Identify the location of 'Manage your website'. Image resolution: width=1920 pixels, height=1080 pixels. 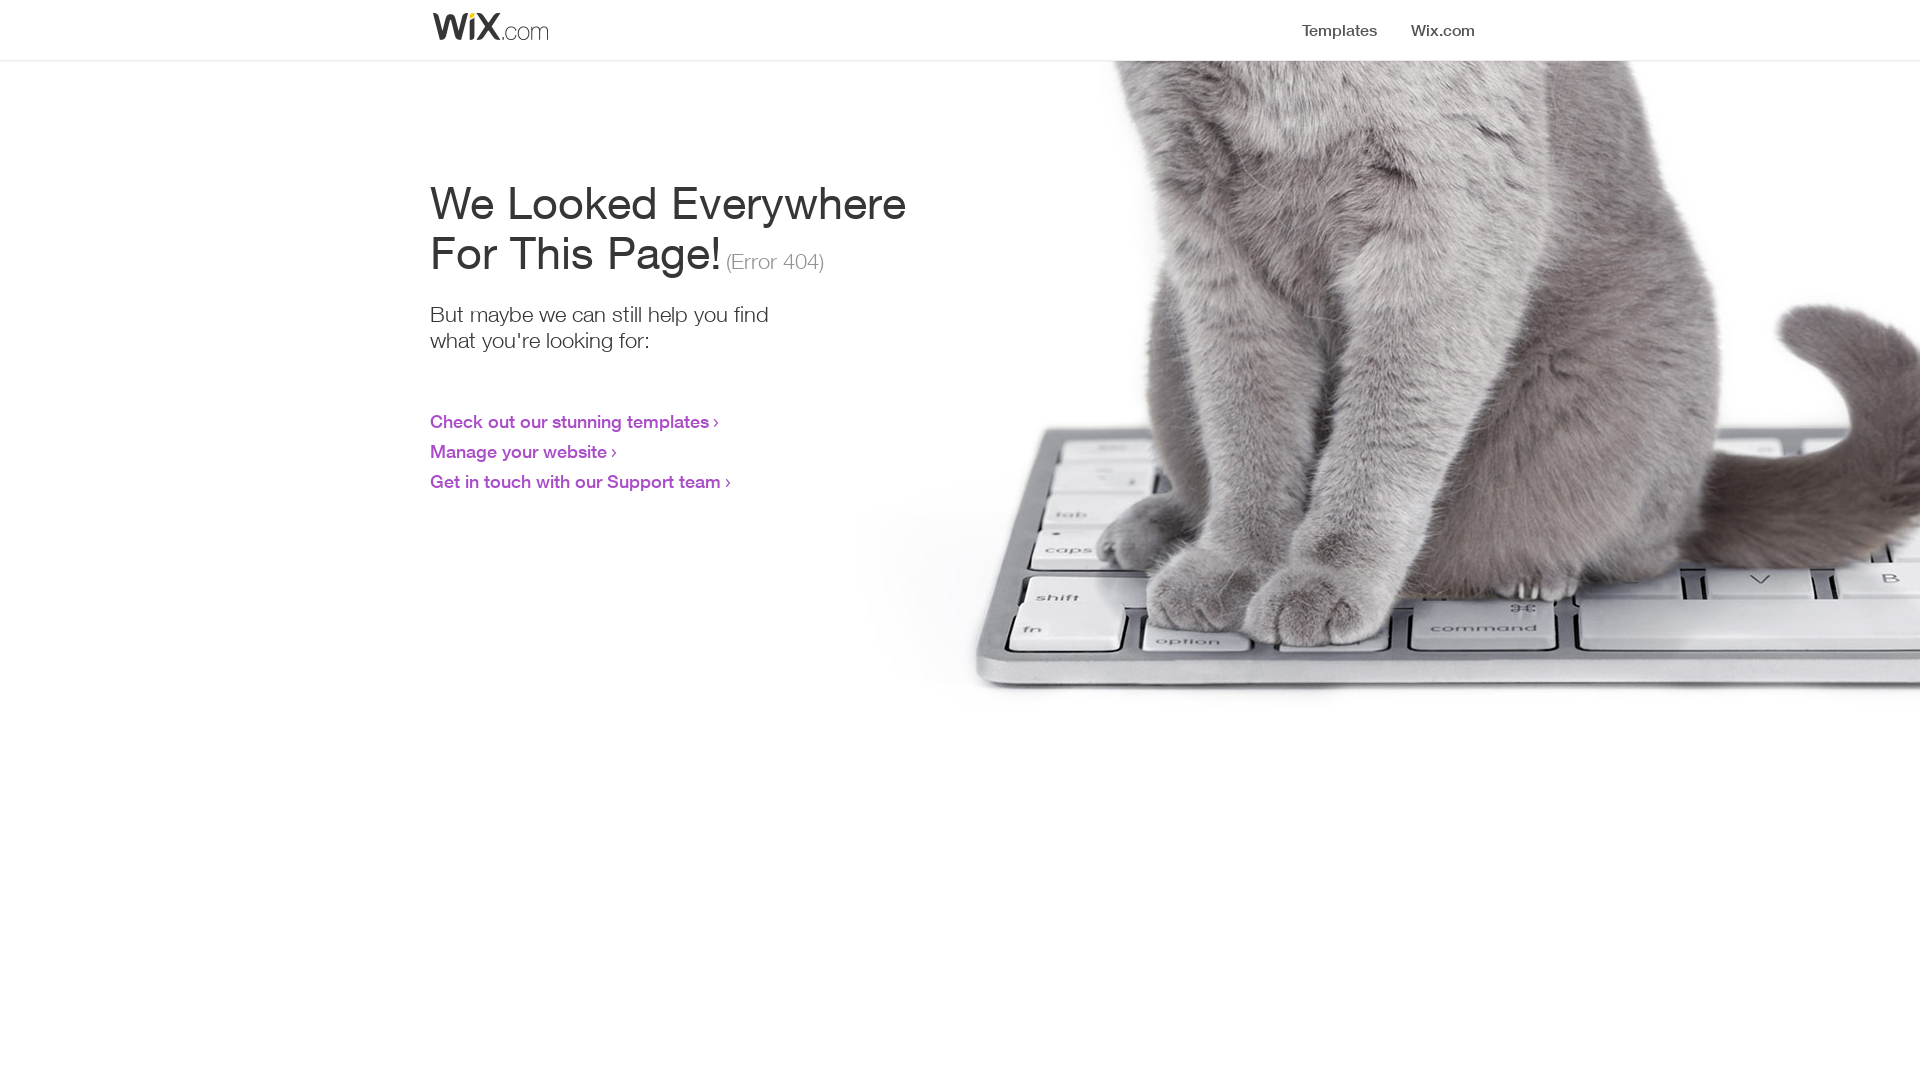
(518, 451).